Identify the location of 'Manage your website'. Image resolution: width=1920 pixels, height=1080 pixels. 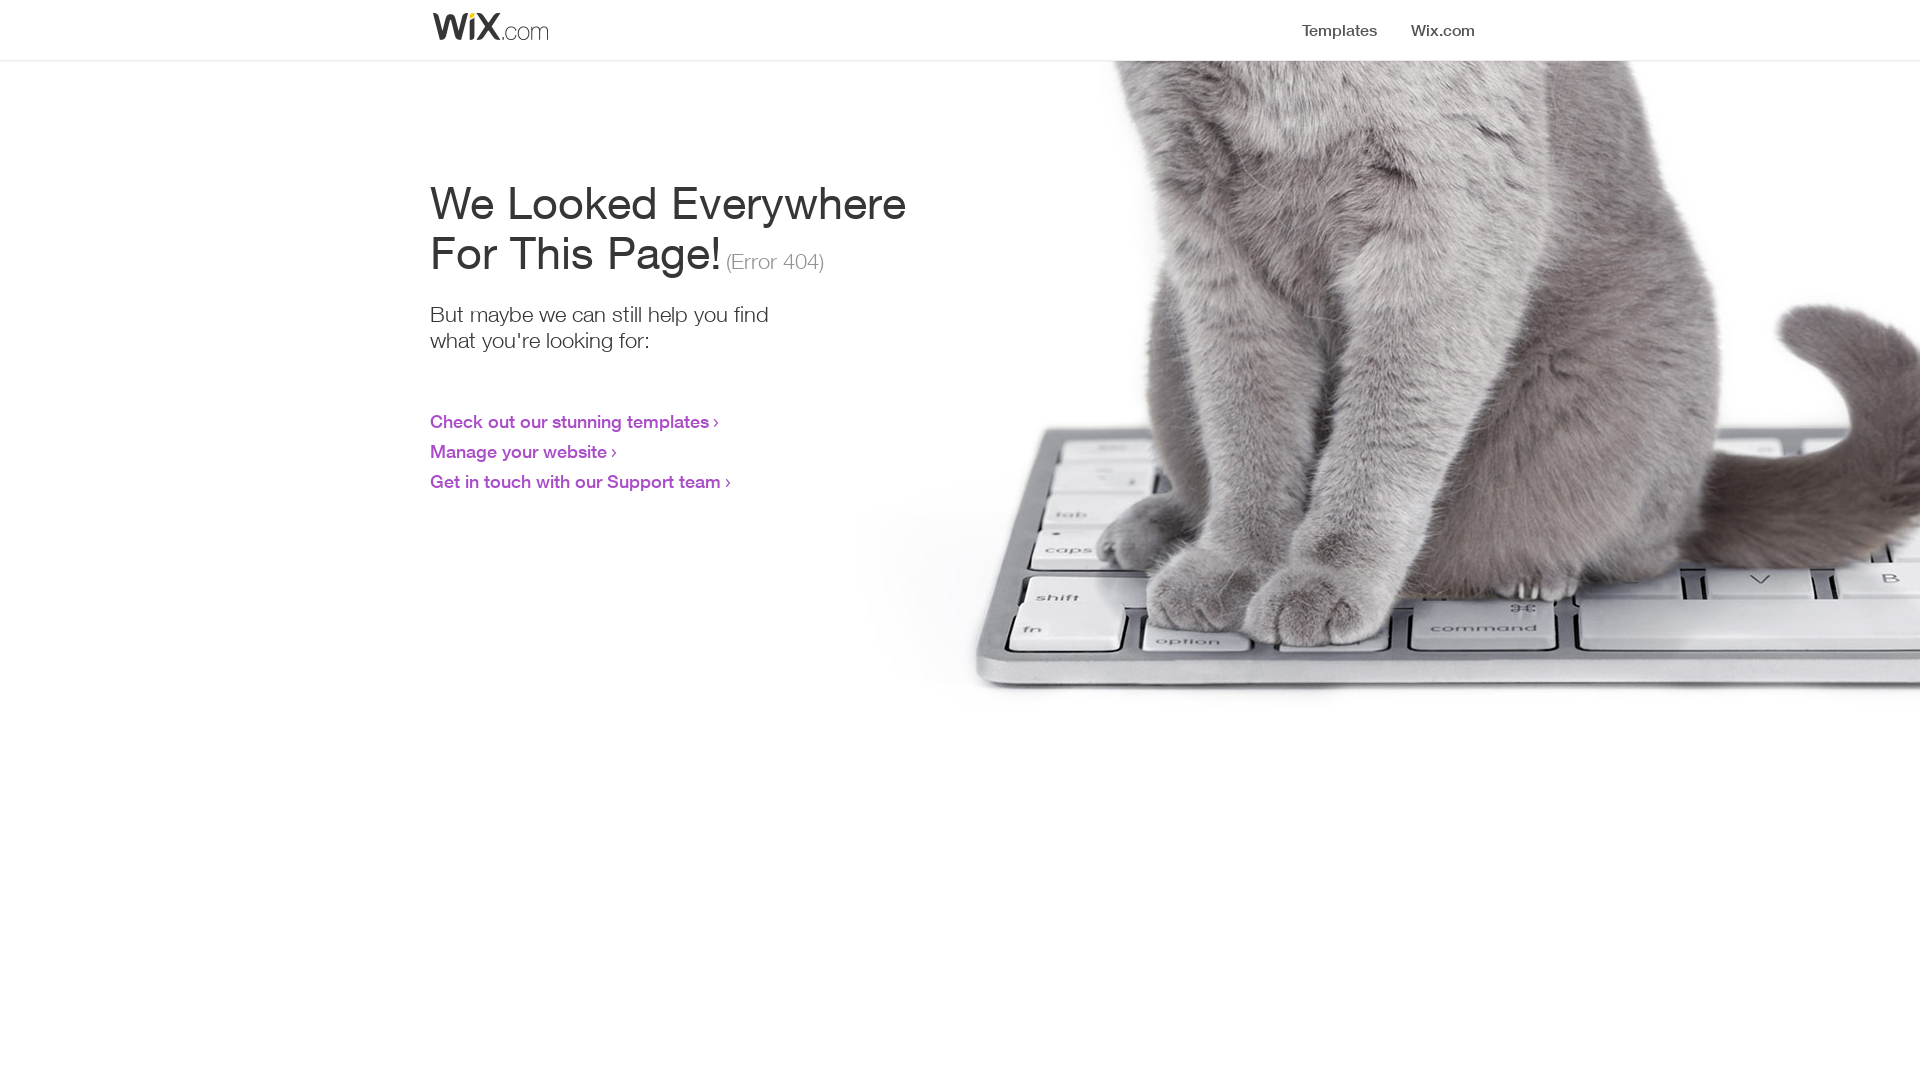
(518, 451).